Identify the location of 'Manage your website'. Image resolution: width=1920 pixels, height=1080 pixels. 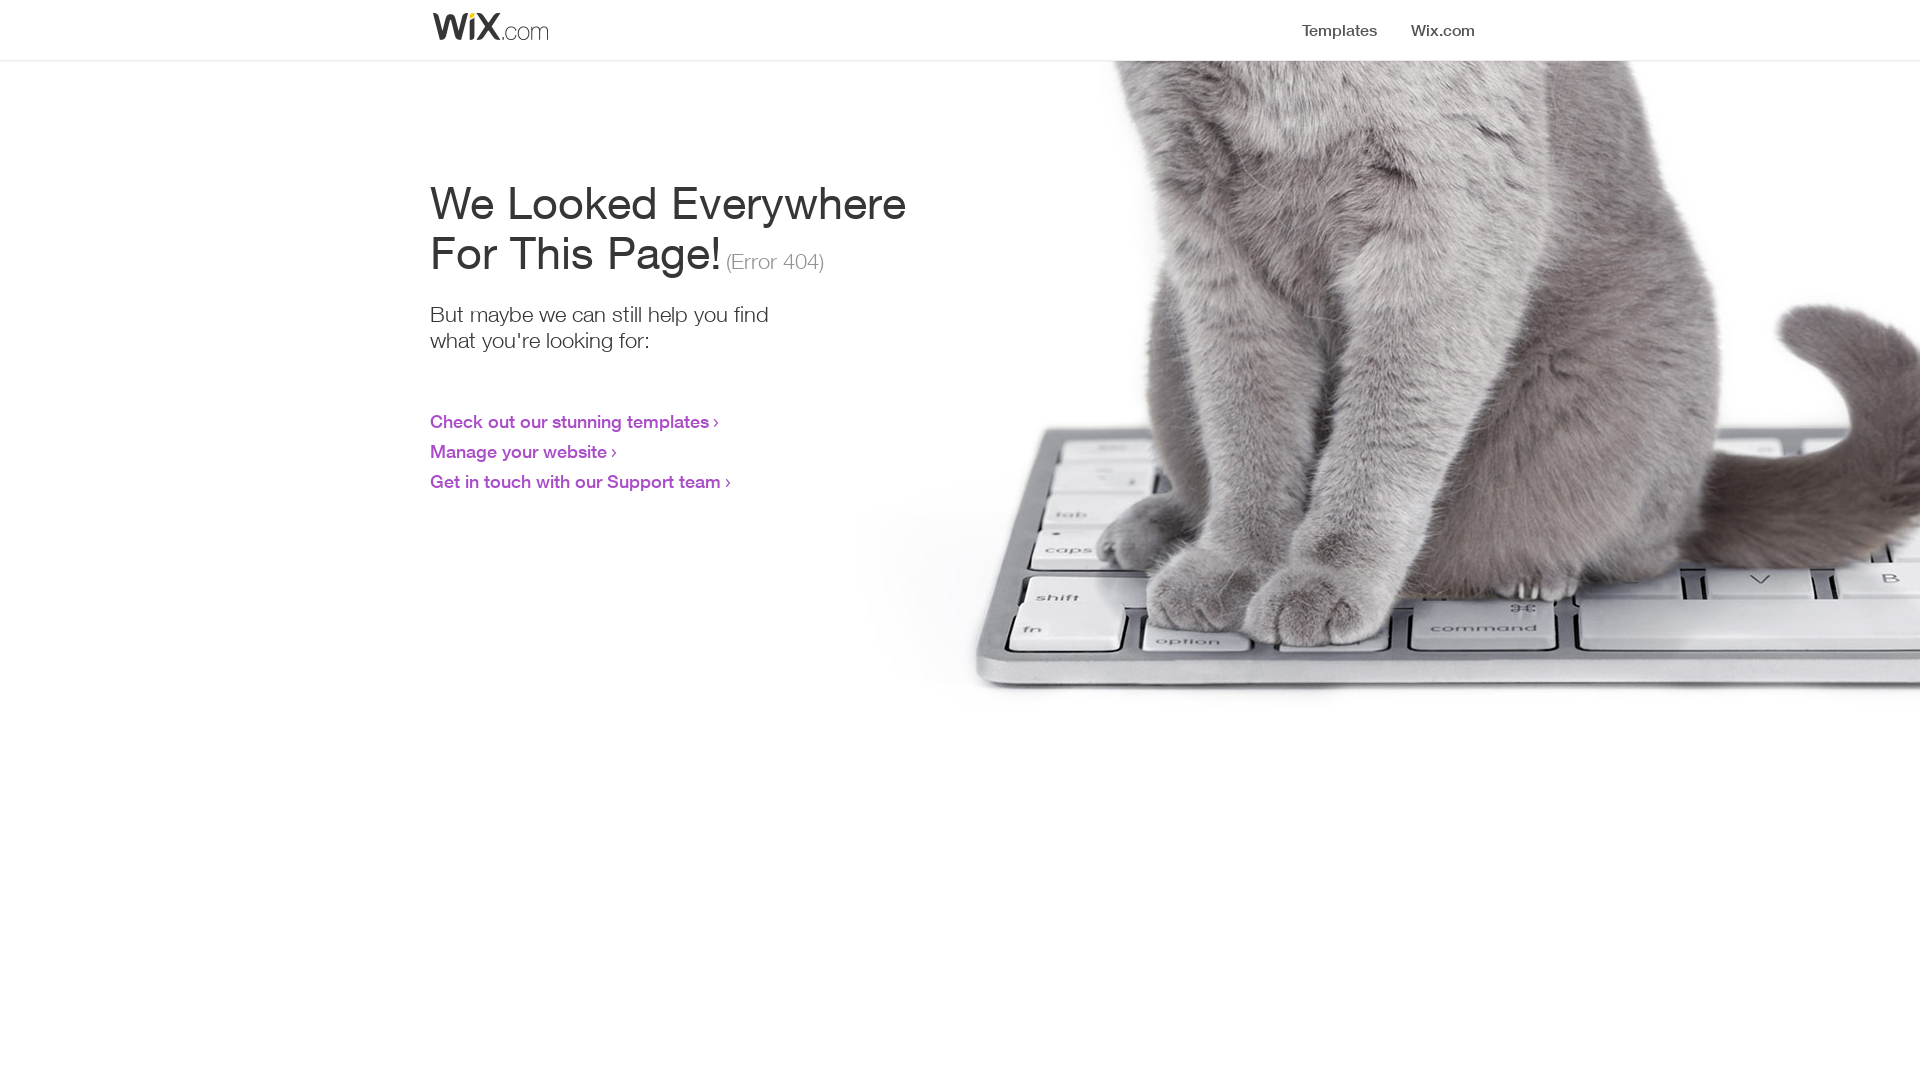
(518, 451).